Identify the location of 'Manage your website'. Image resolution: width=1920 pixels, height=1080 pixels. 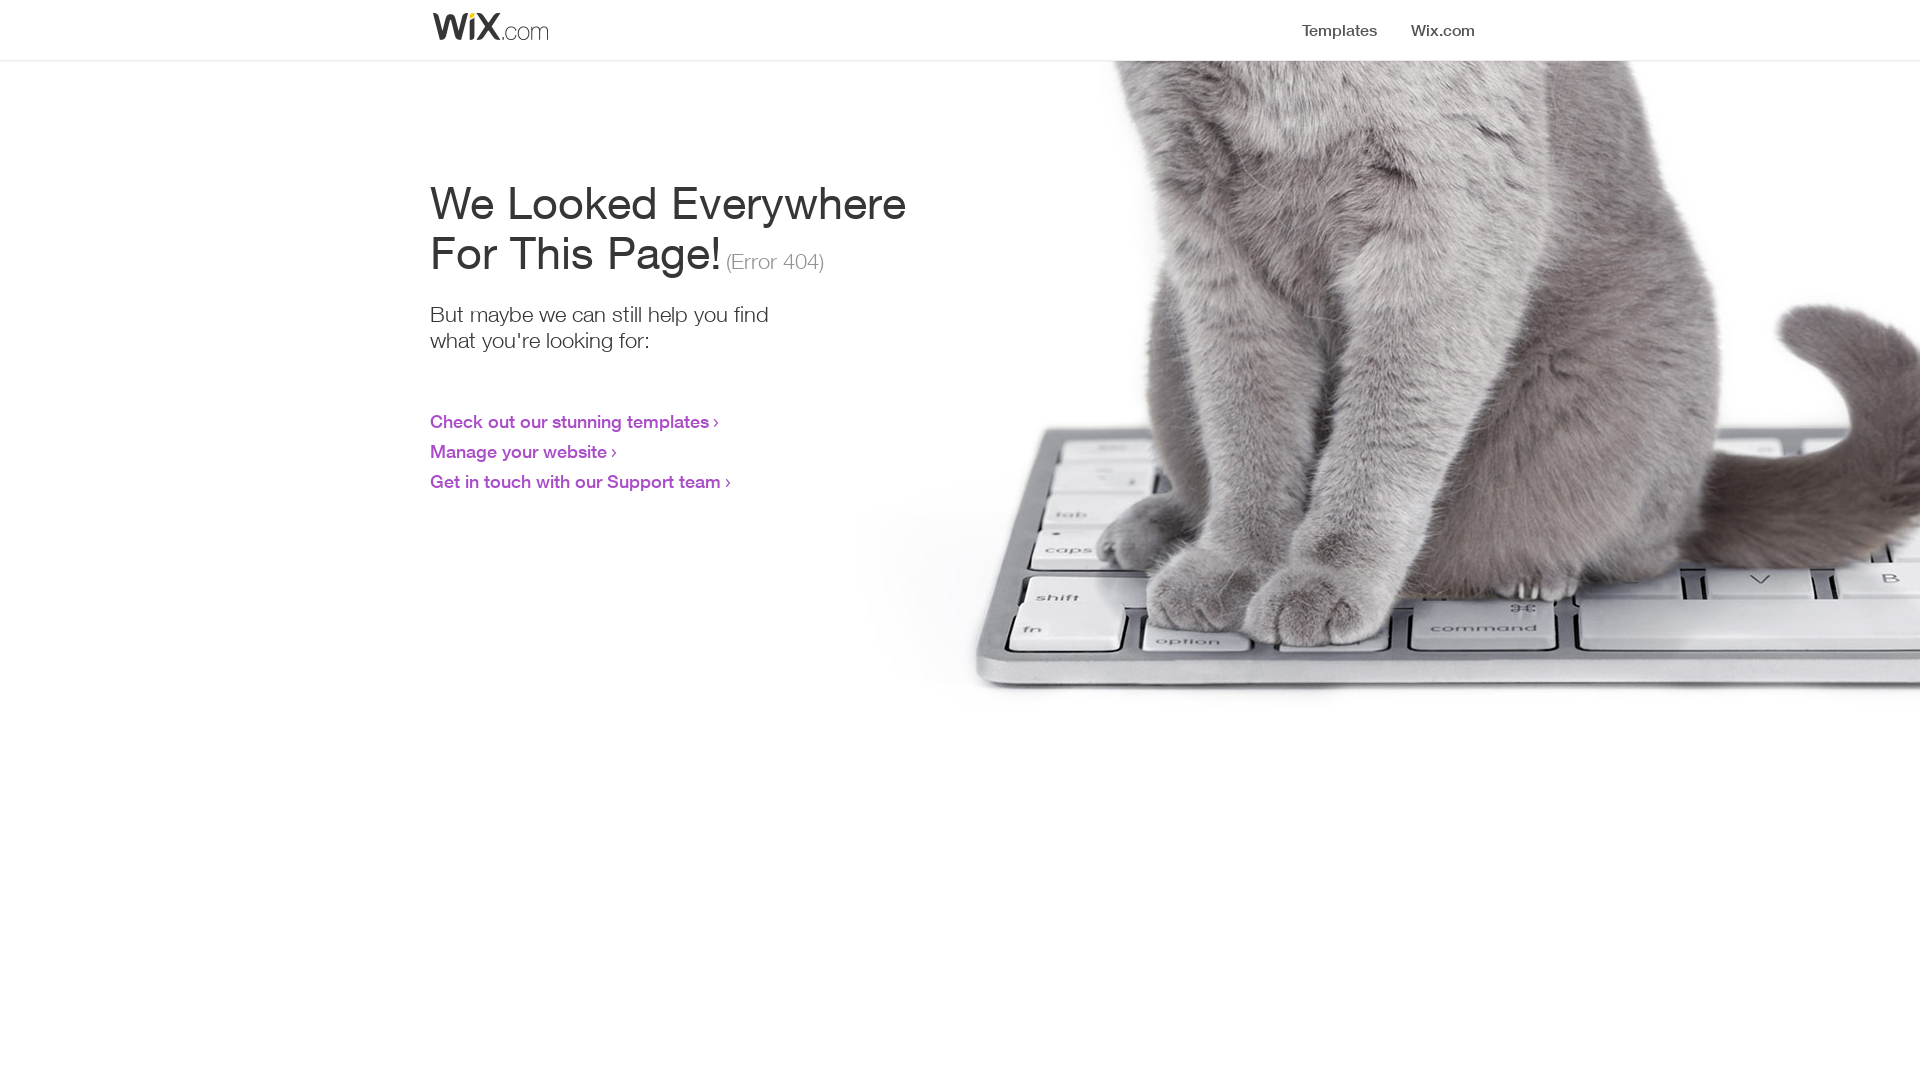
(518, 451).